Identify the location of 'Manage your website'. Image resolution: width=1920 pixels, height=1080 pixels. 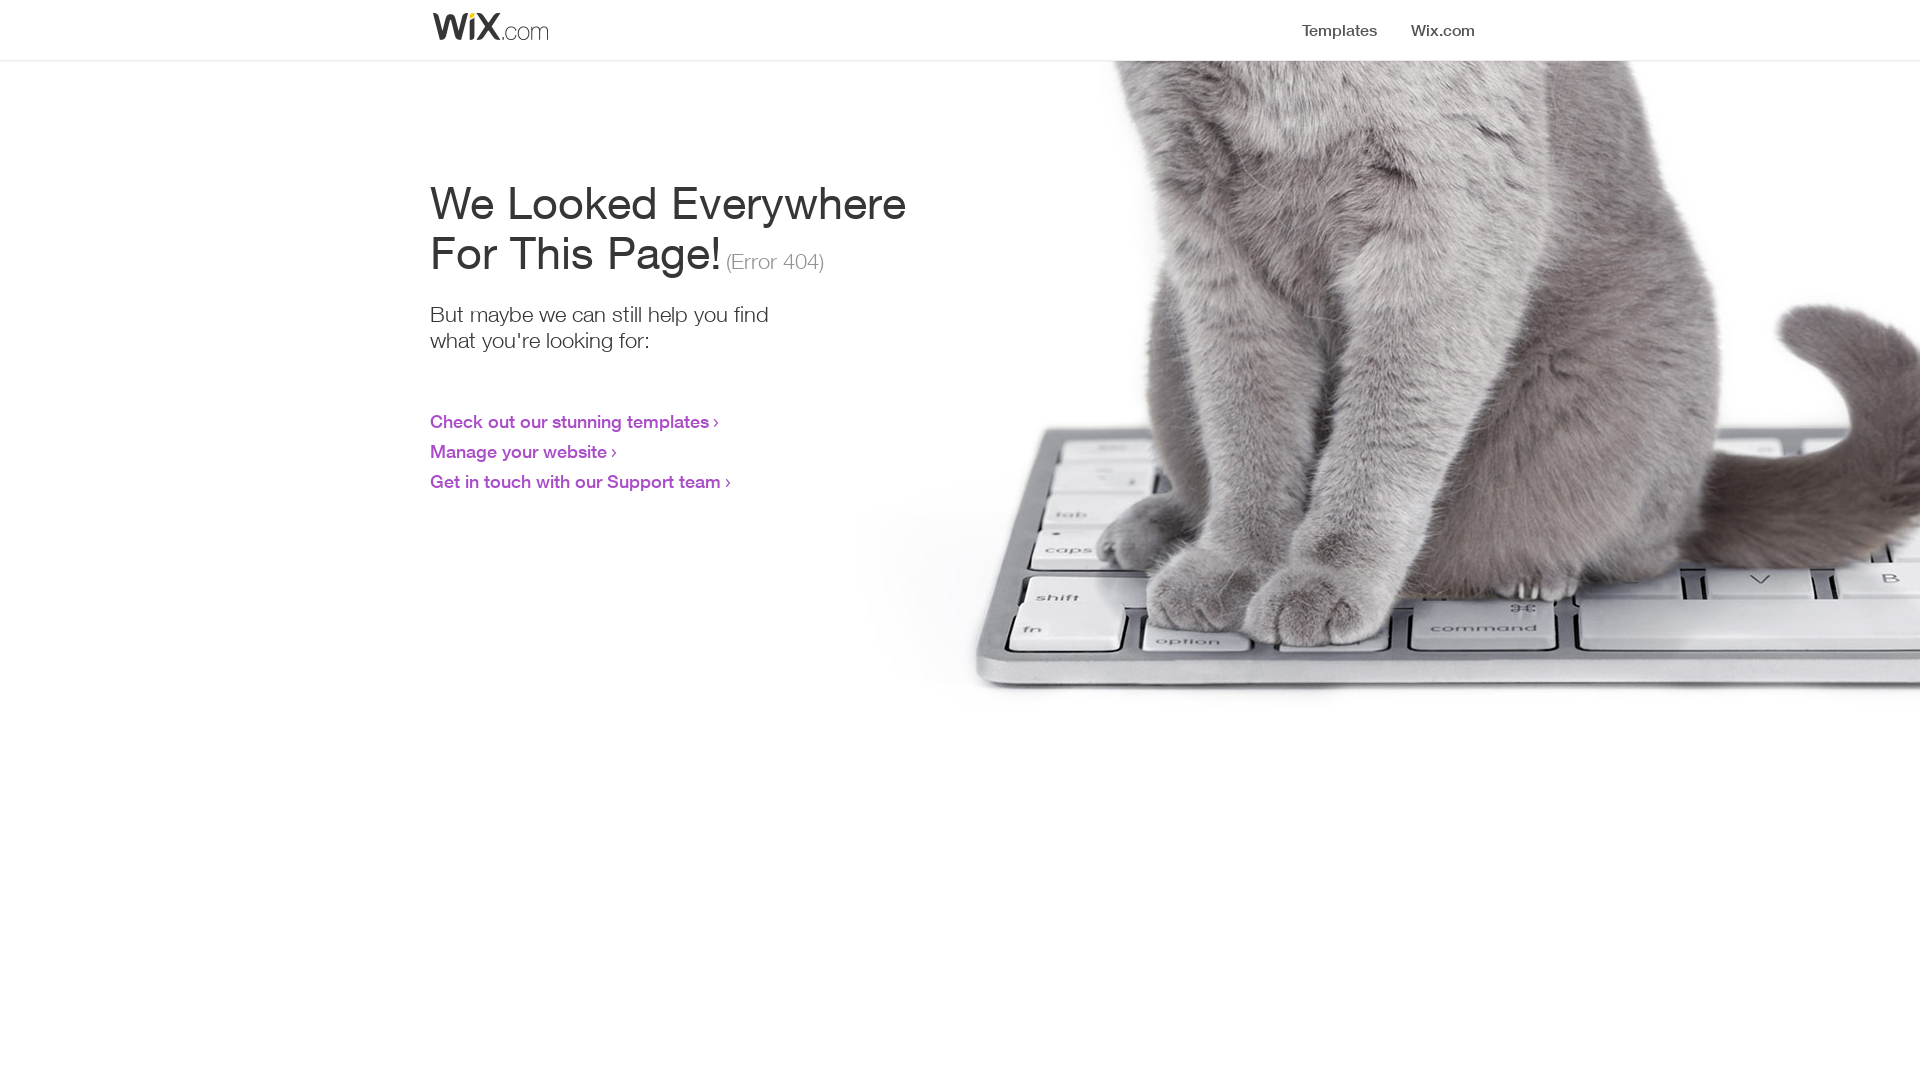
(518, 451).